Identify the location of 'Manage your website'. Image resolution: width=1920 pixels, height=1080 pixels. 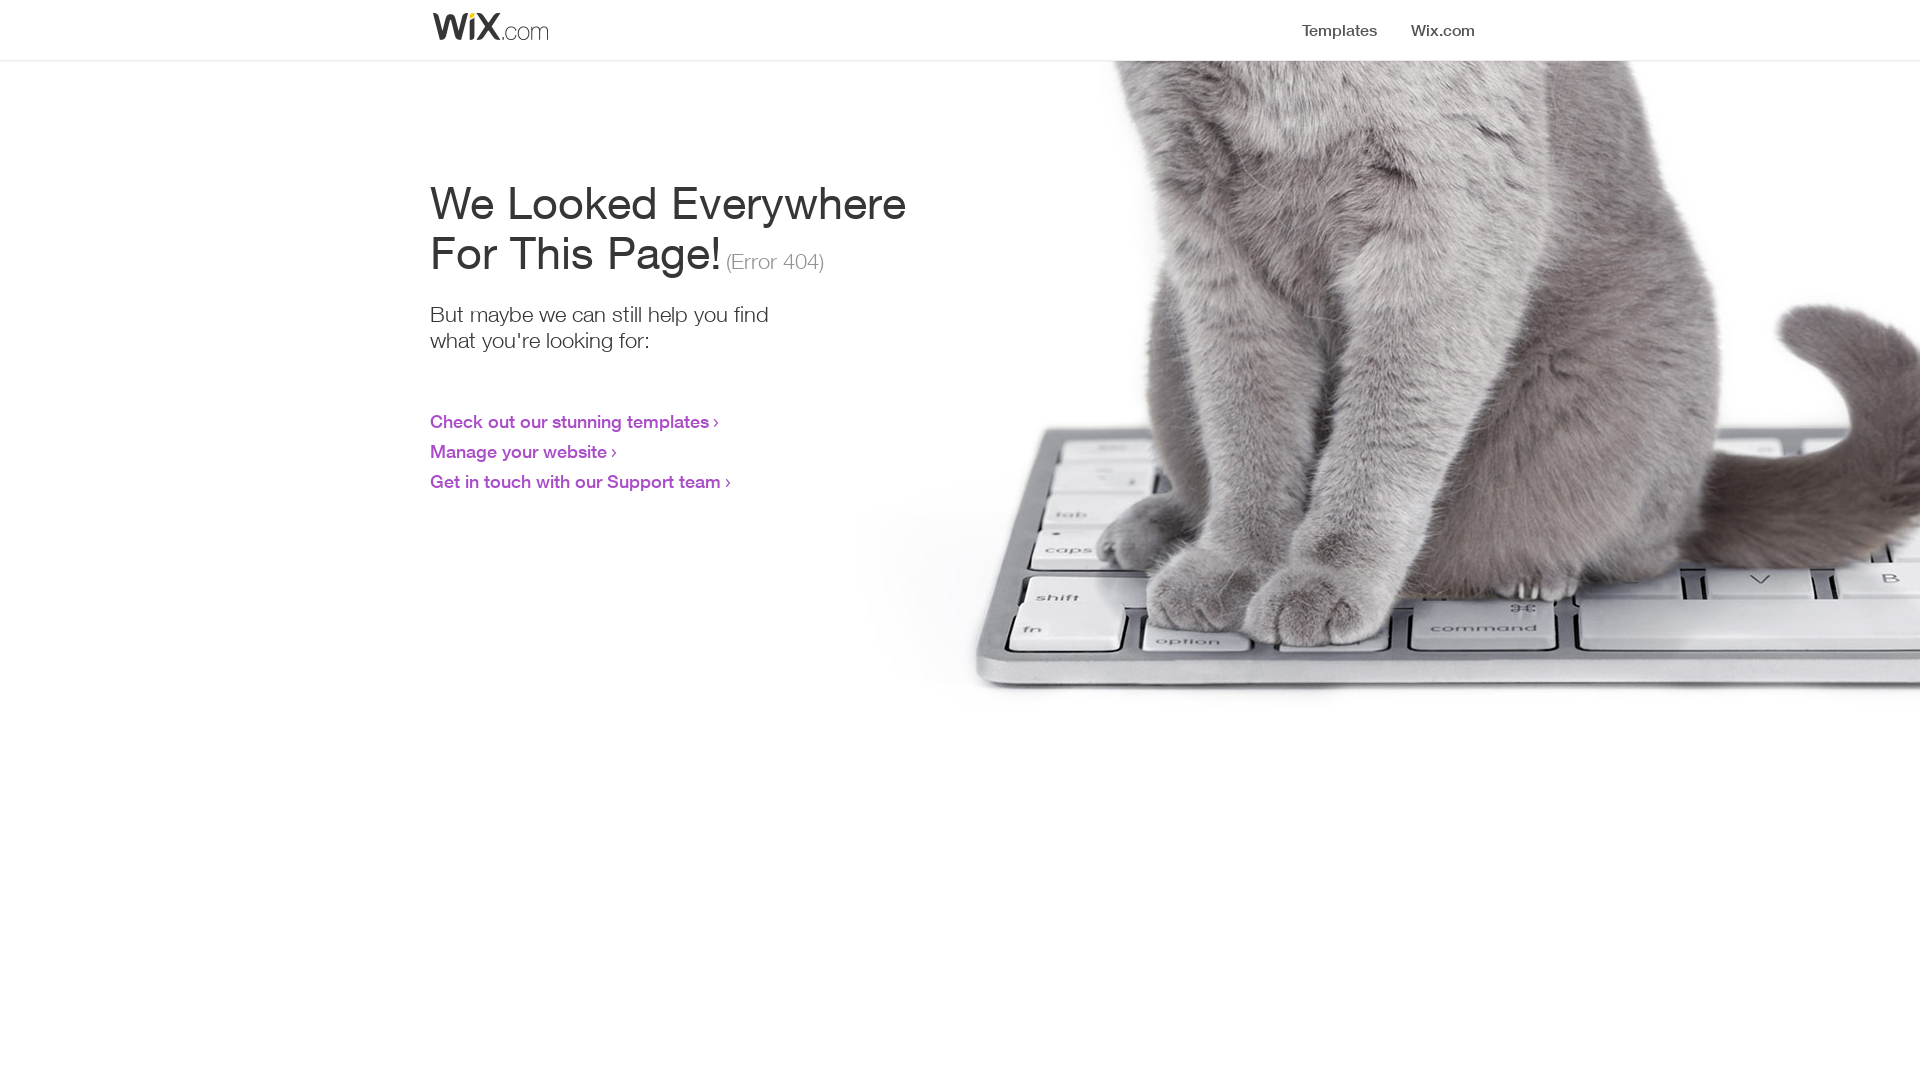
(518, 451).